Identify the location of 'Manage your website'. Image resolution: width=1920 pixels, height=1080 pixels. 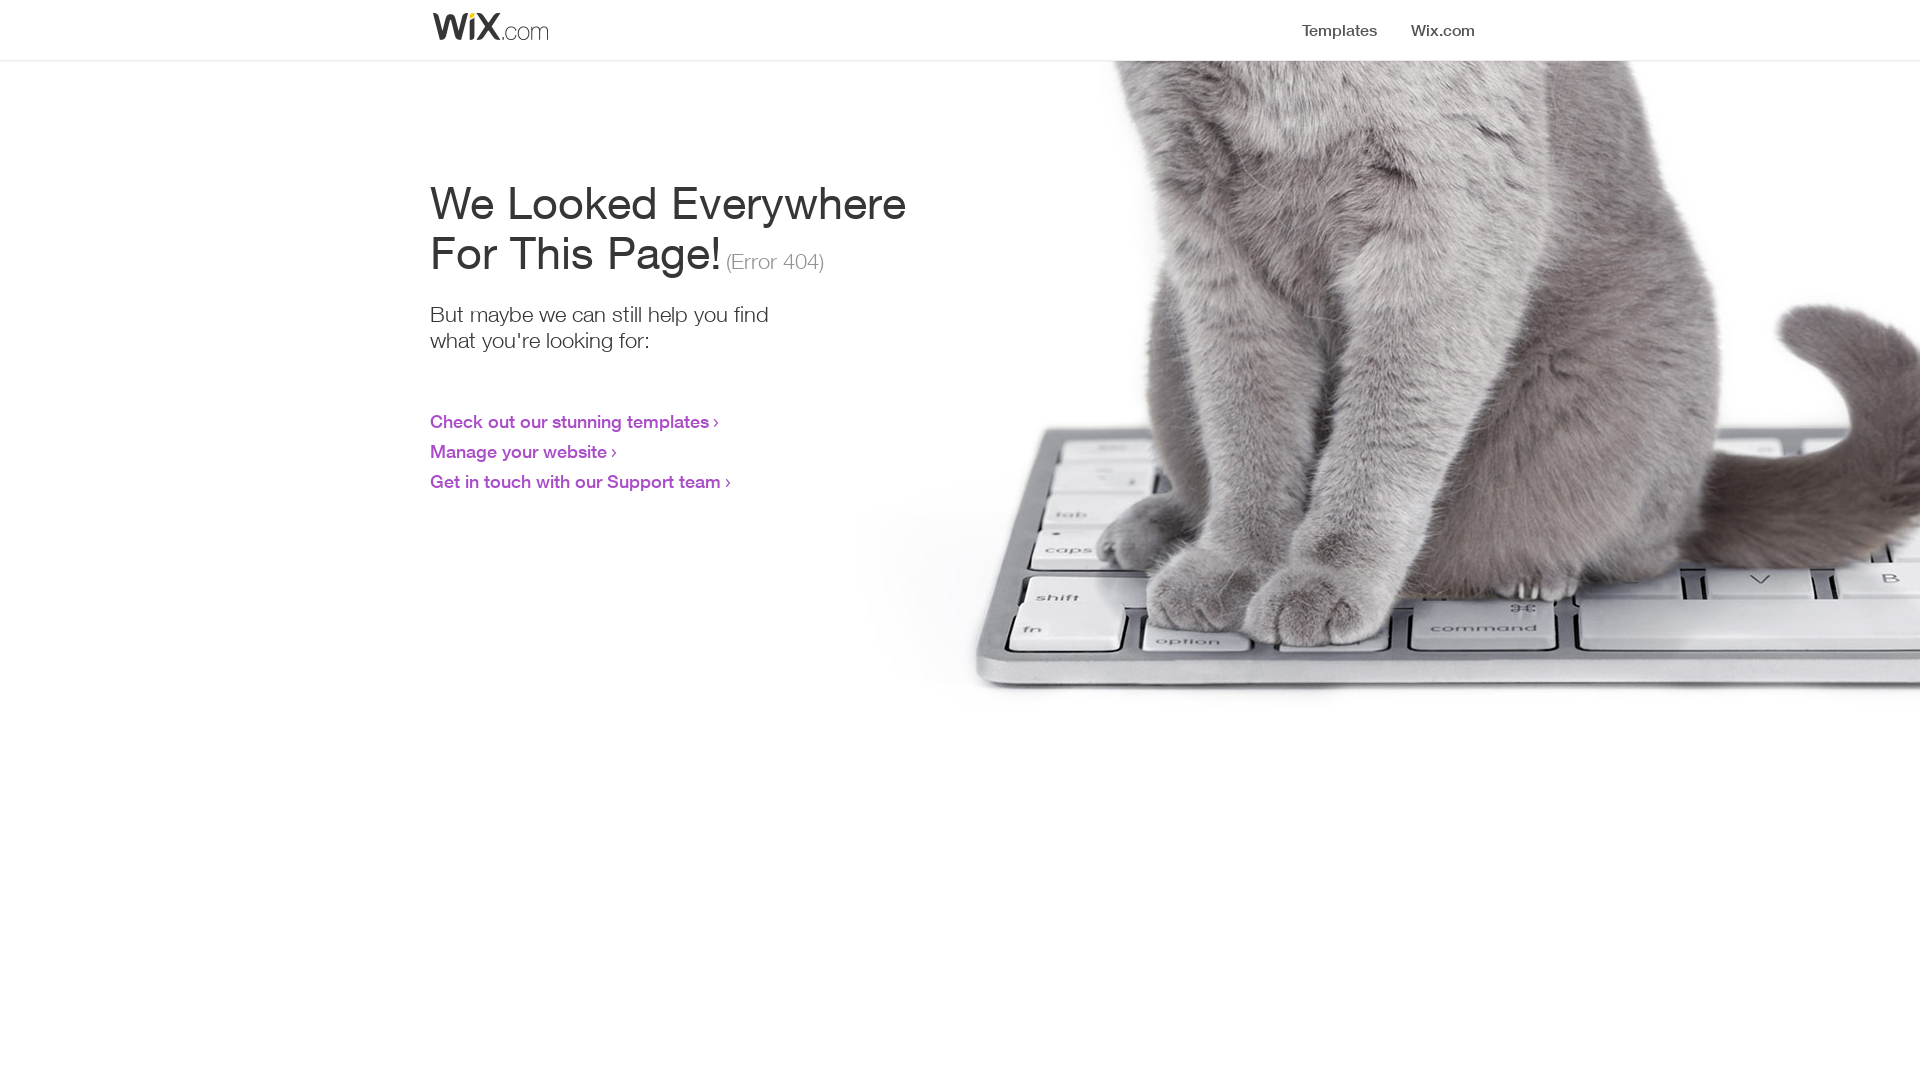
(518, 451).